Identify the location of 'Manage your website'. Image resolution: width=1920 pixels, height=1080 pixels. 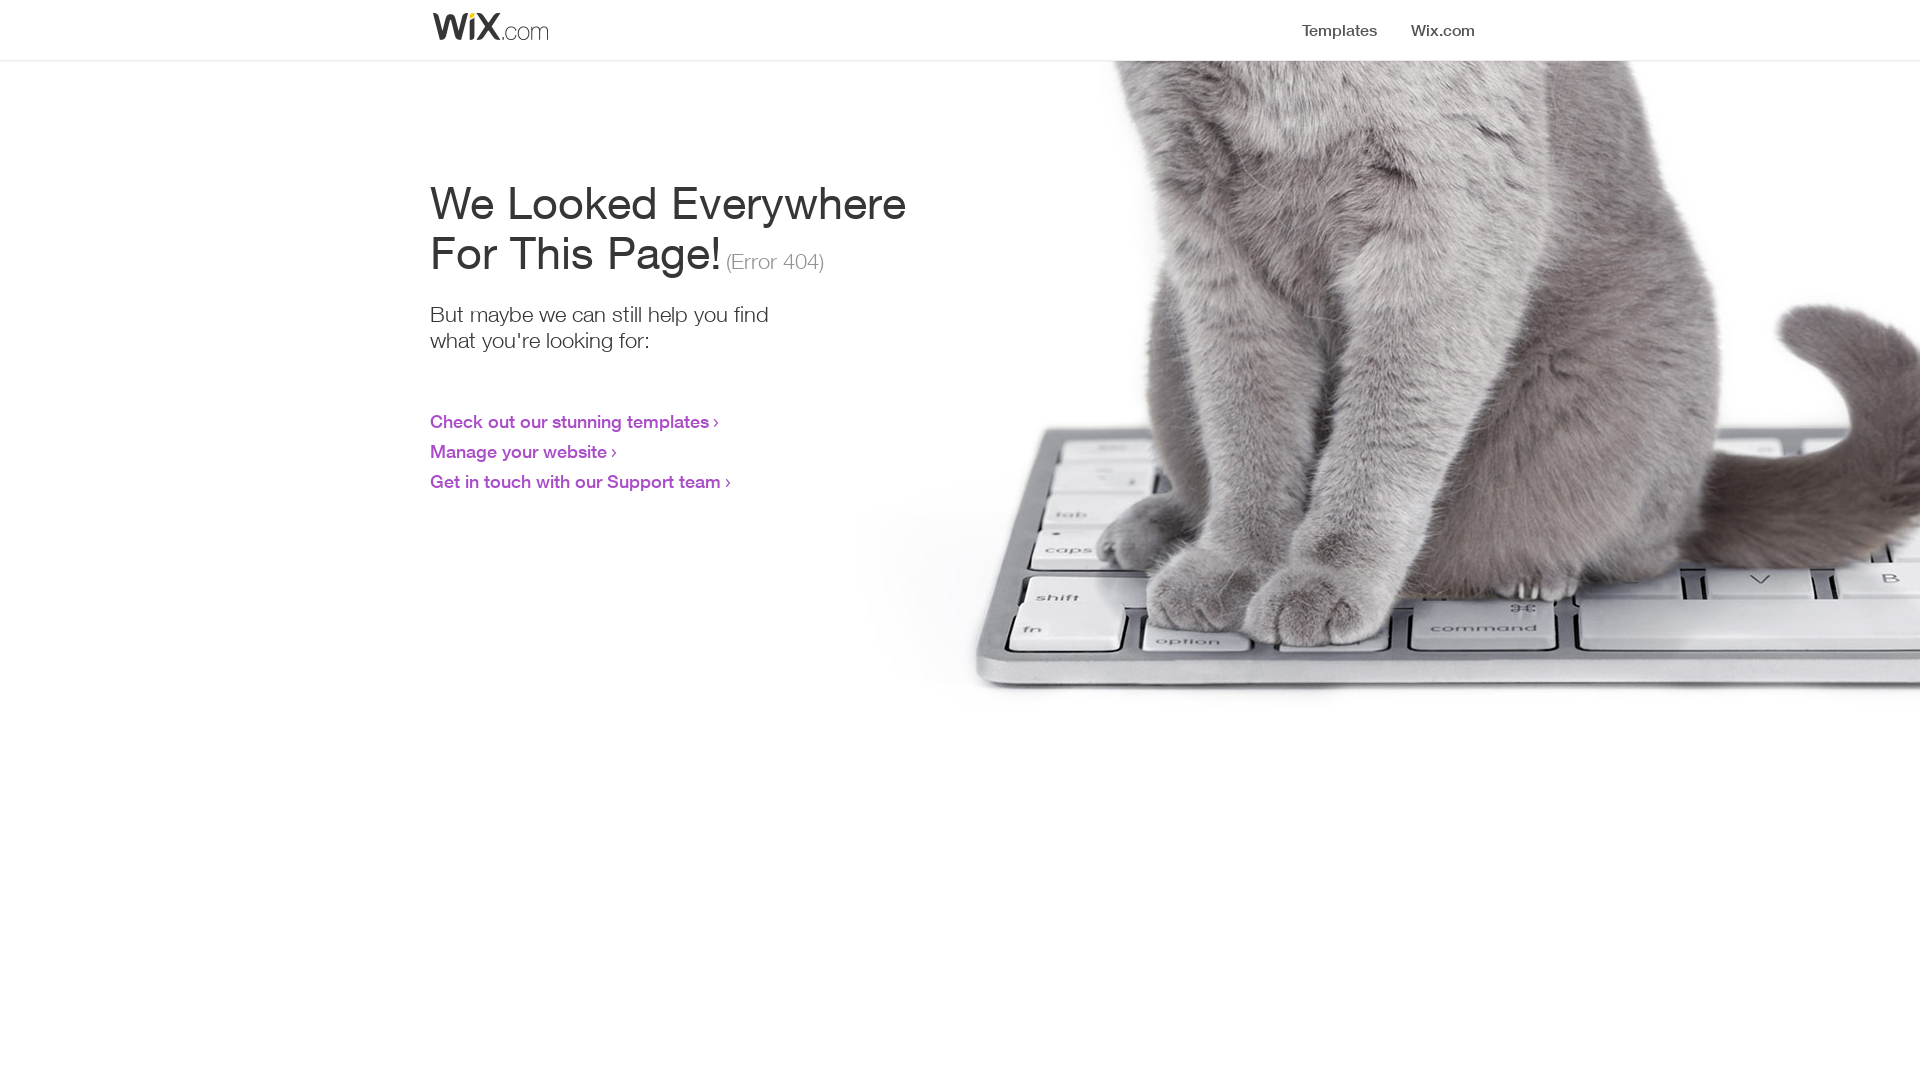
(518, 451).